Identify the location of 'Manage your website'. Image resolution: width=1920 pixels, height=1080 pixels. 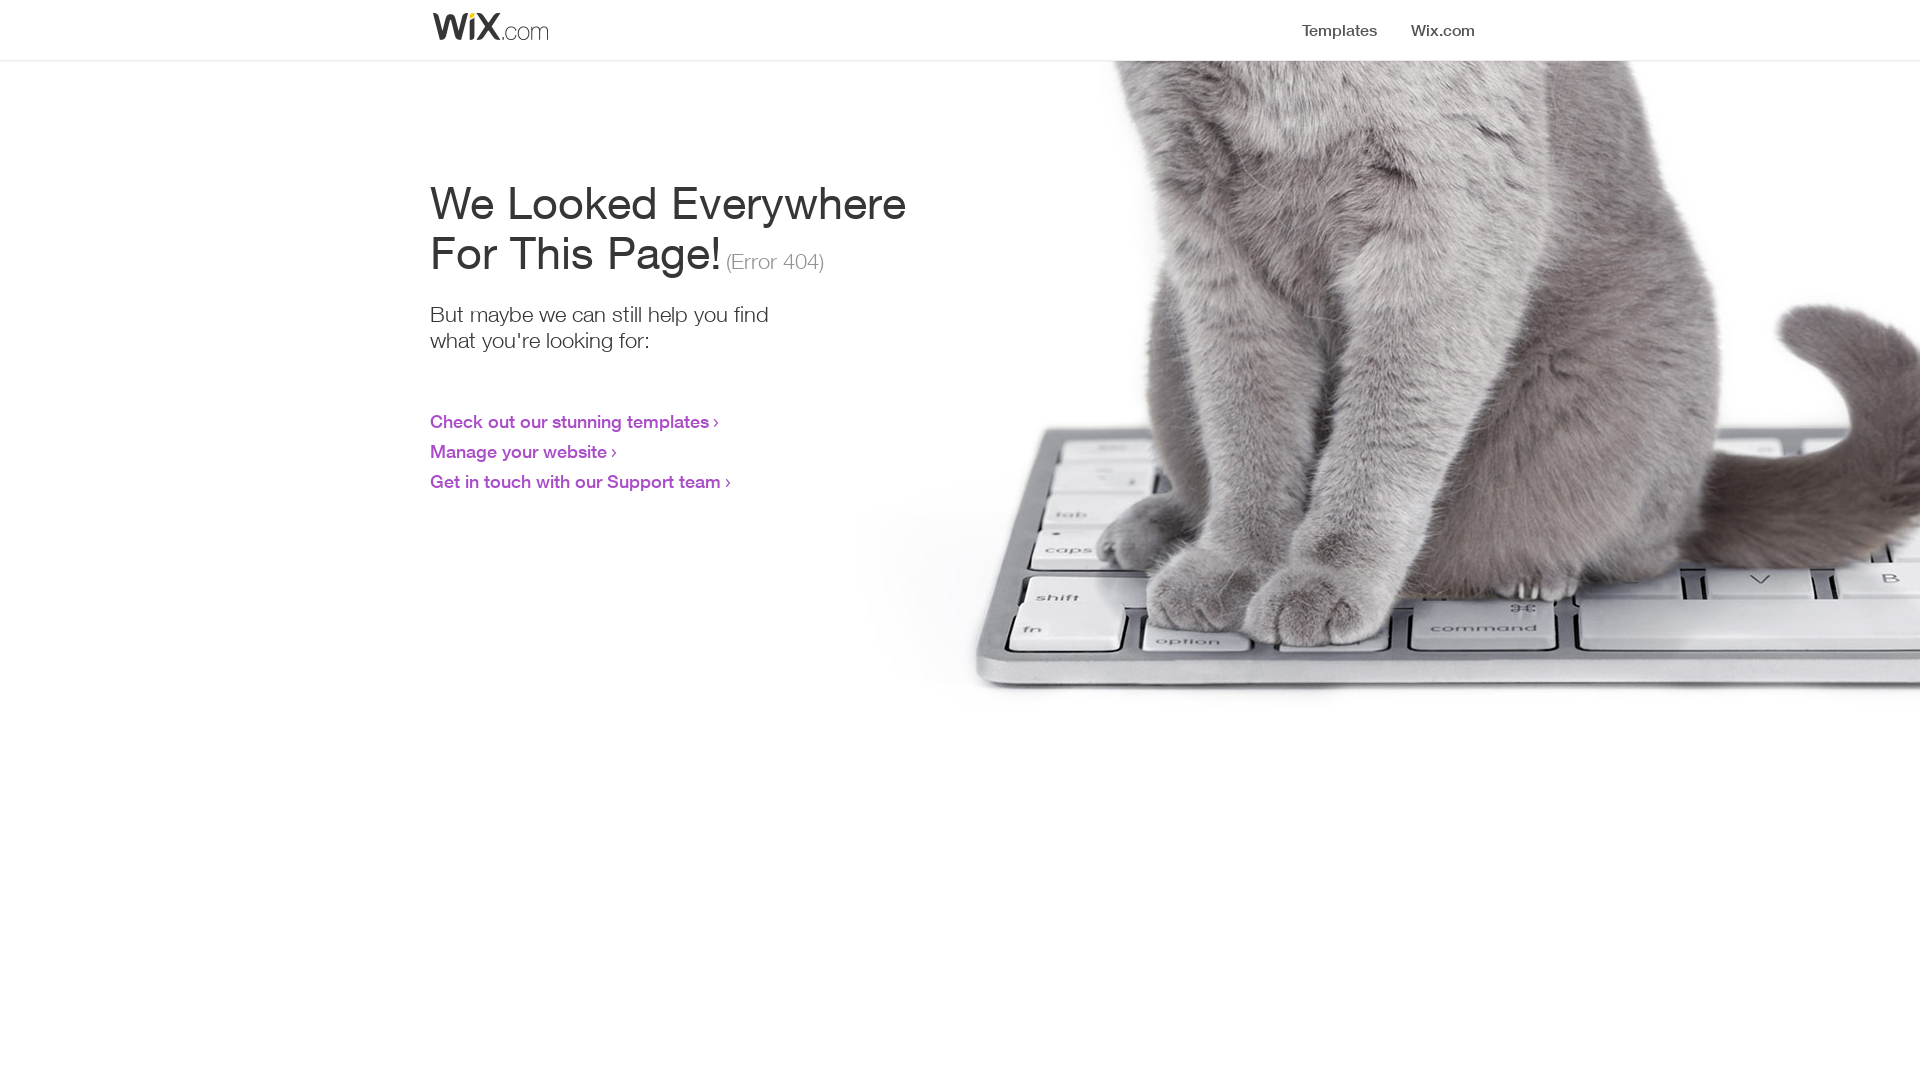
(518, 451).